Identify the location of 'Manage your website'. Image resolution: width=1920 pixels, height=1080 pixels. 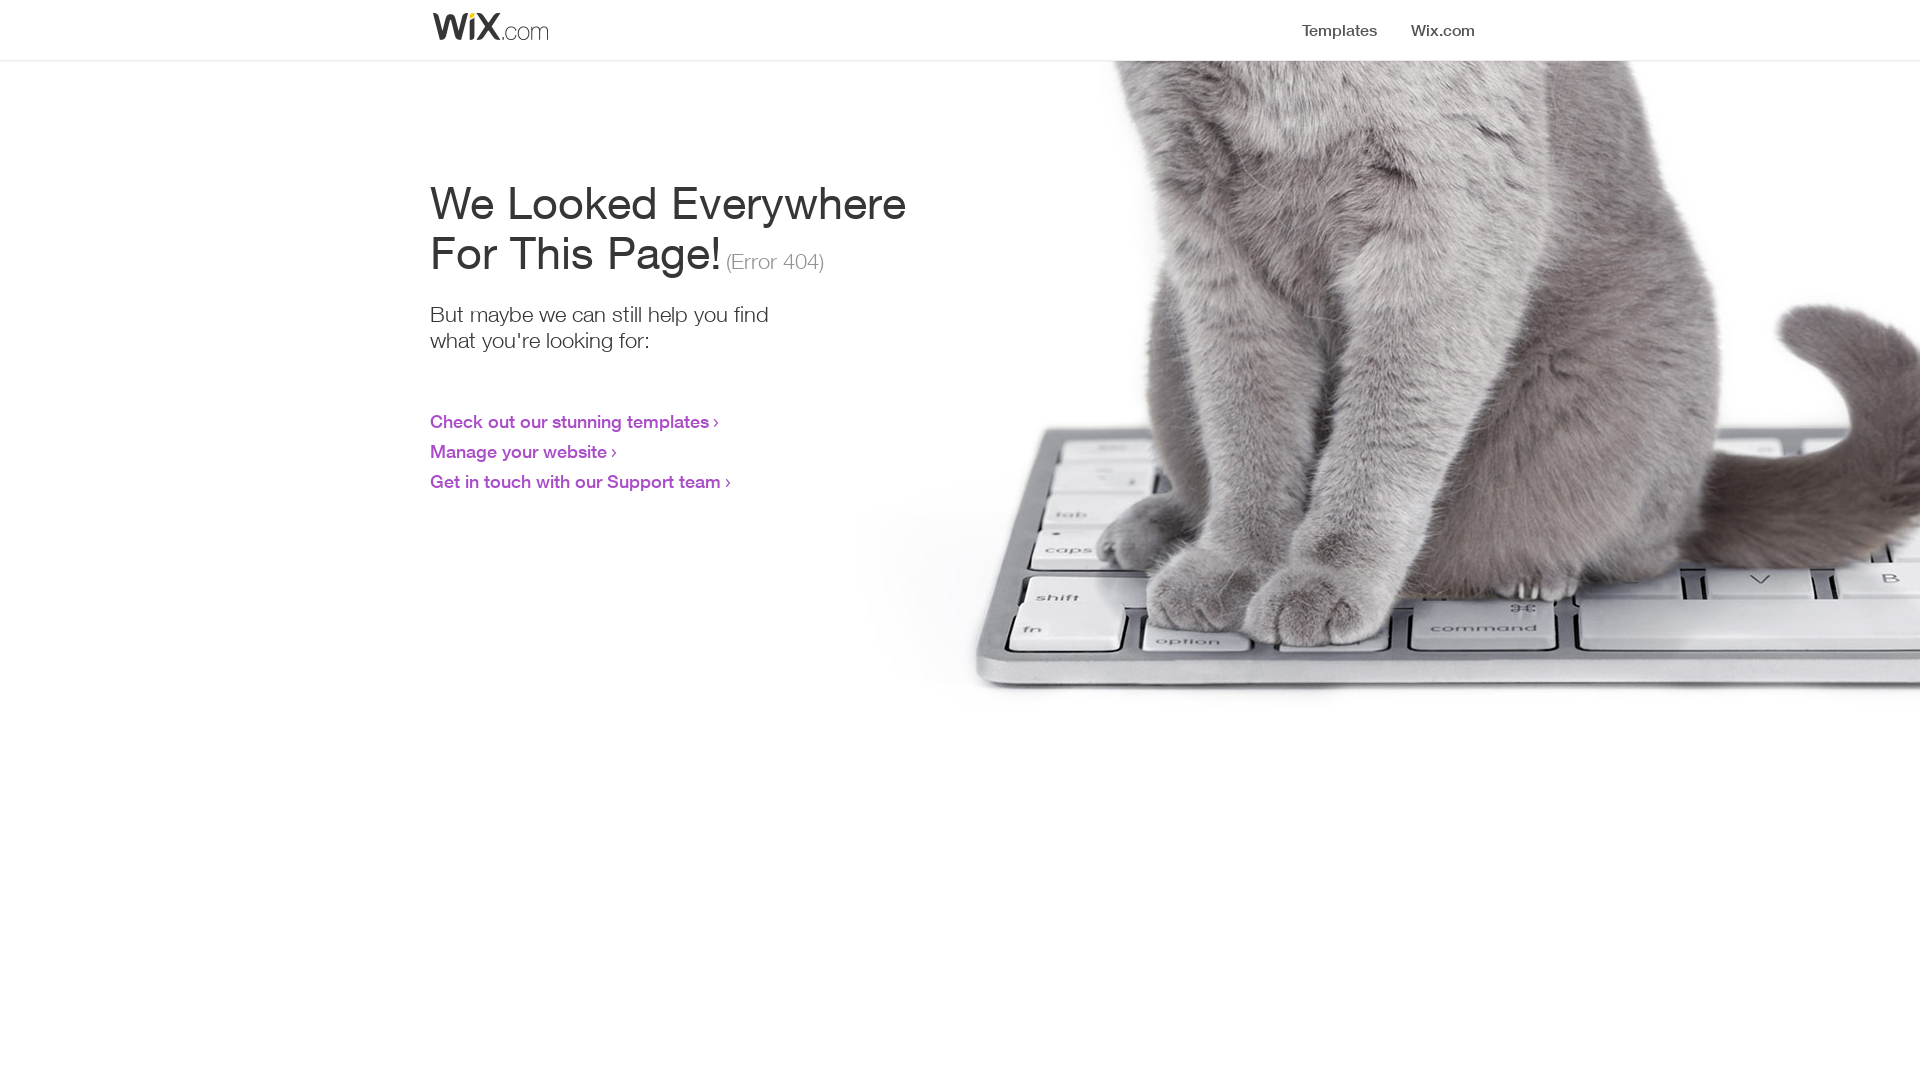
(518, 451).